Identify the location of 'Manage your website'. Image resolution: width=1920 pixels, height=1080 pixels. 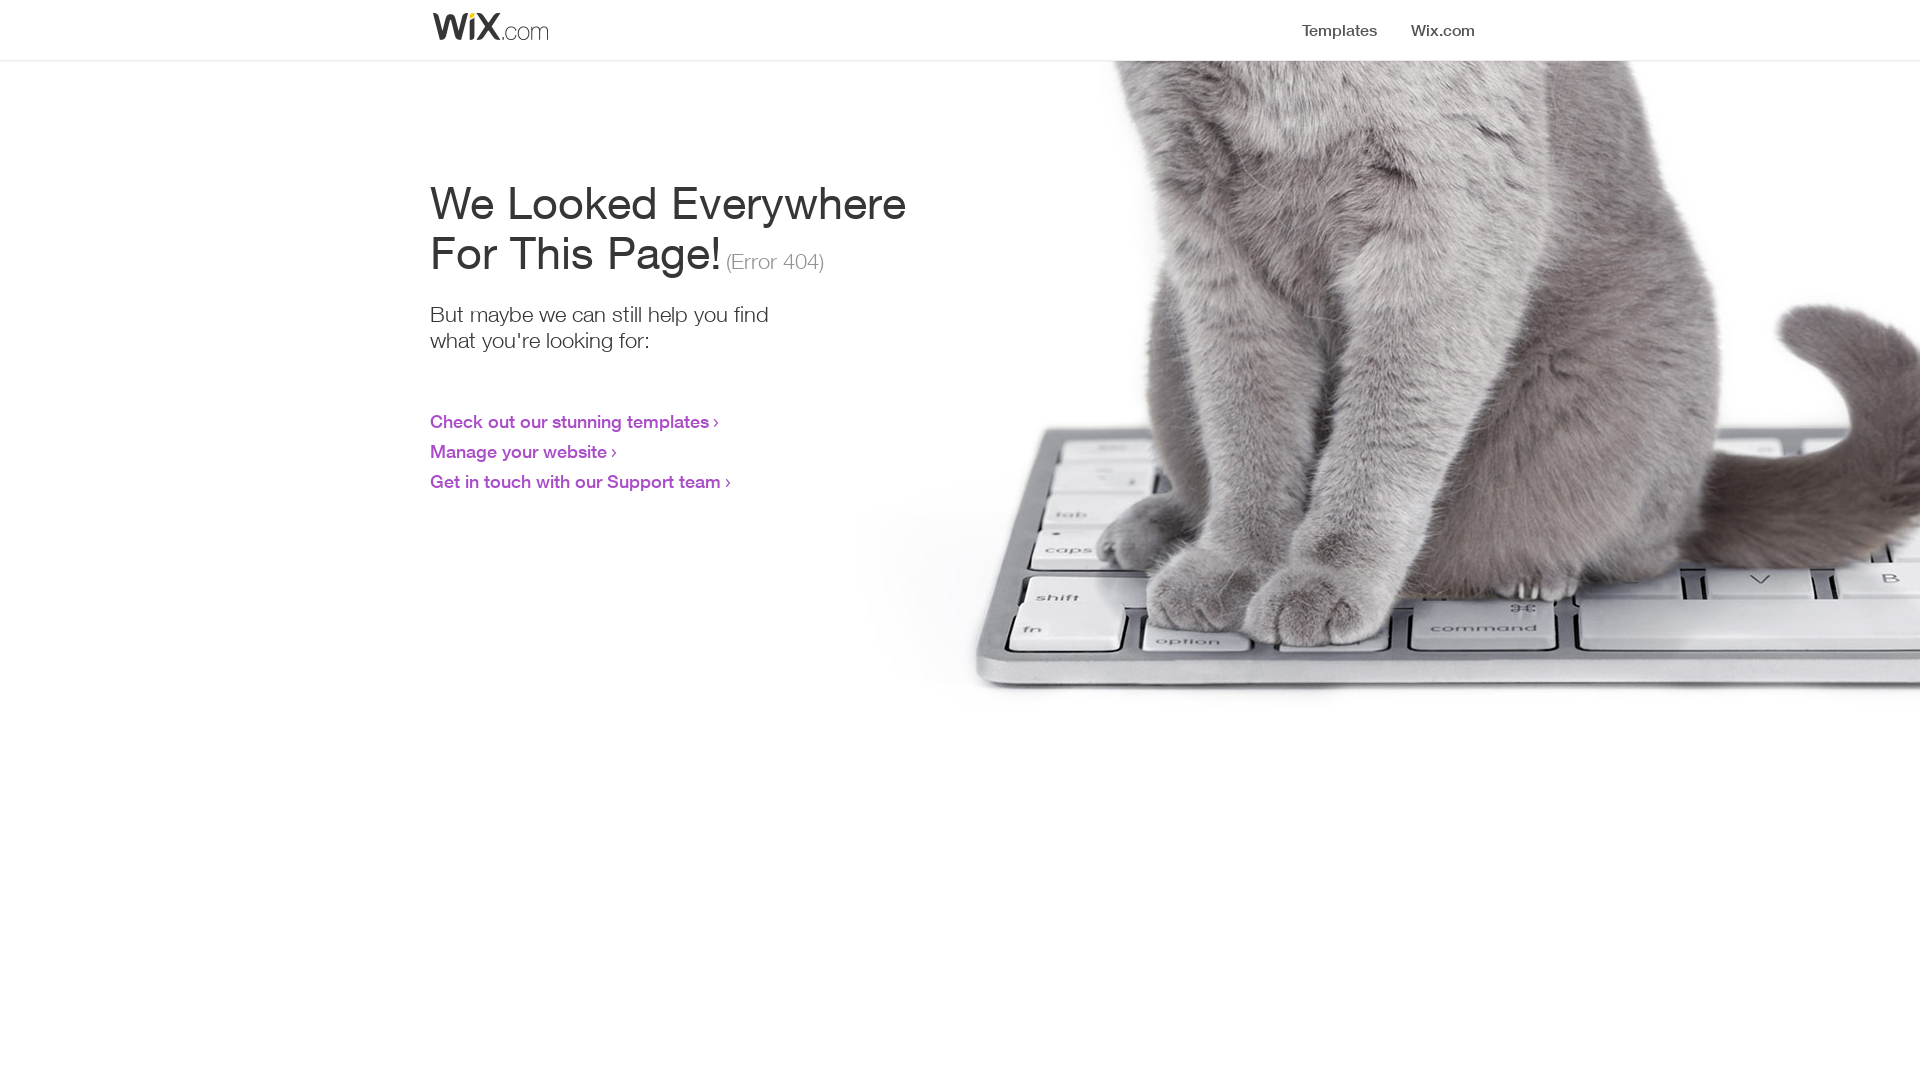
(518, 451).